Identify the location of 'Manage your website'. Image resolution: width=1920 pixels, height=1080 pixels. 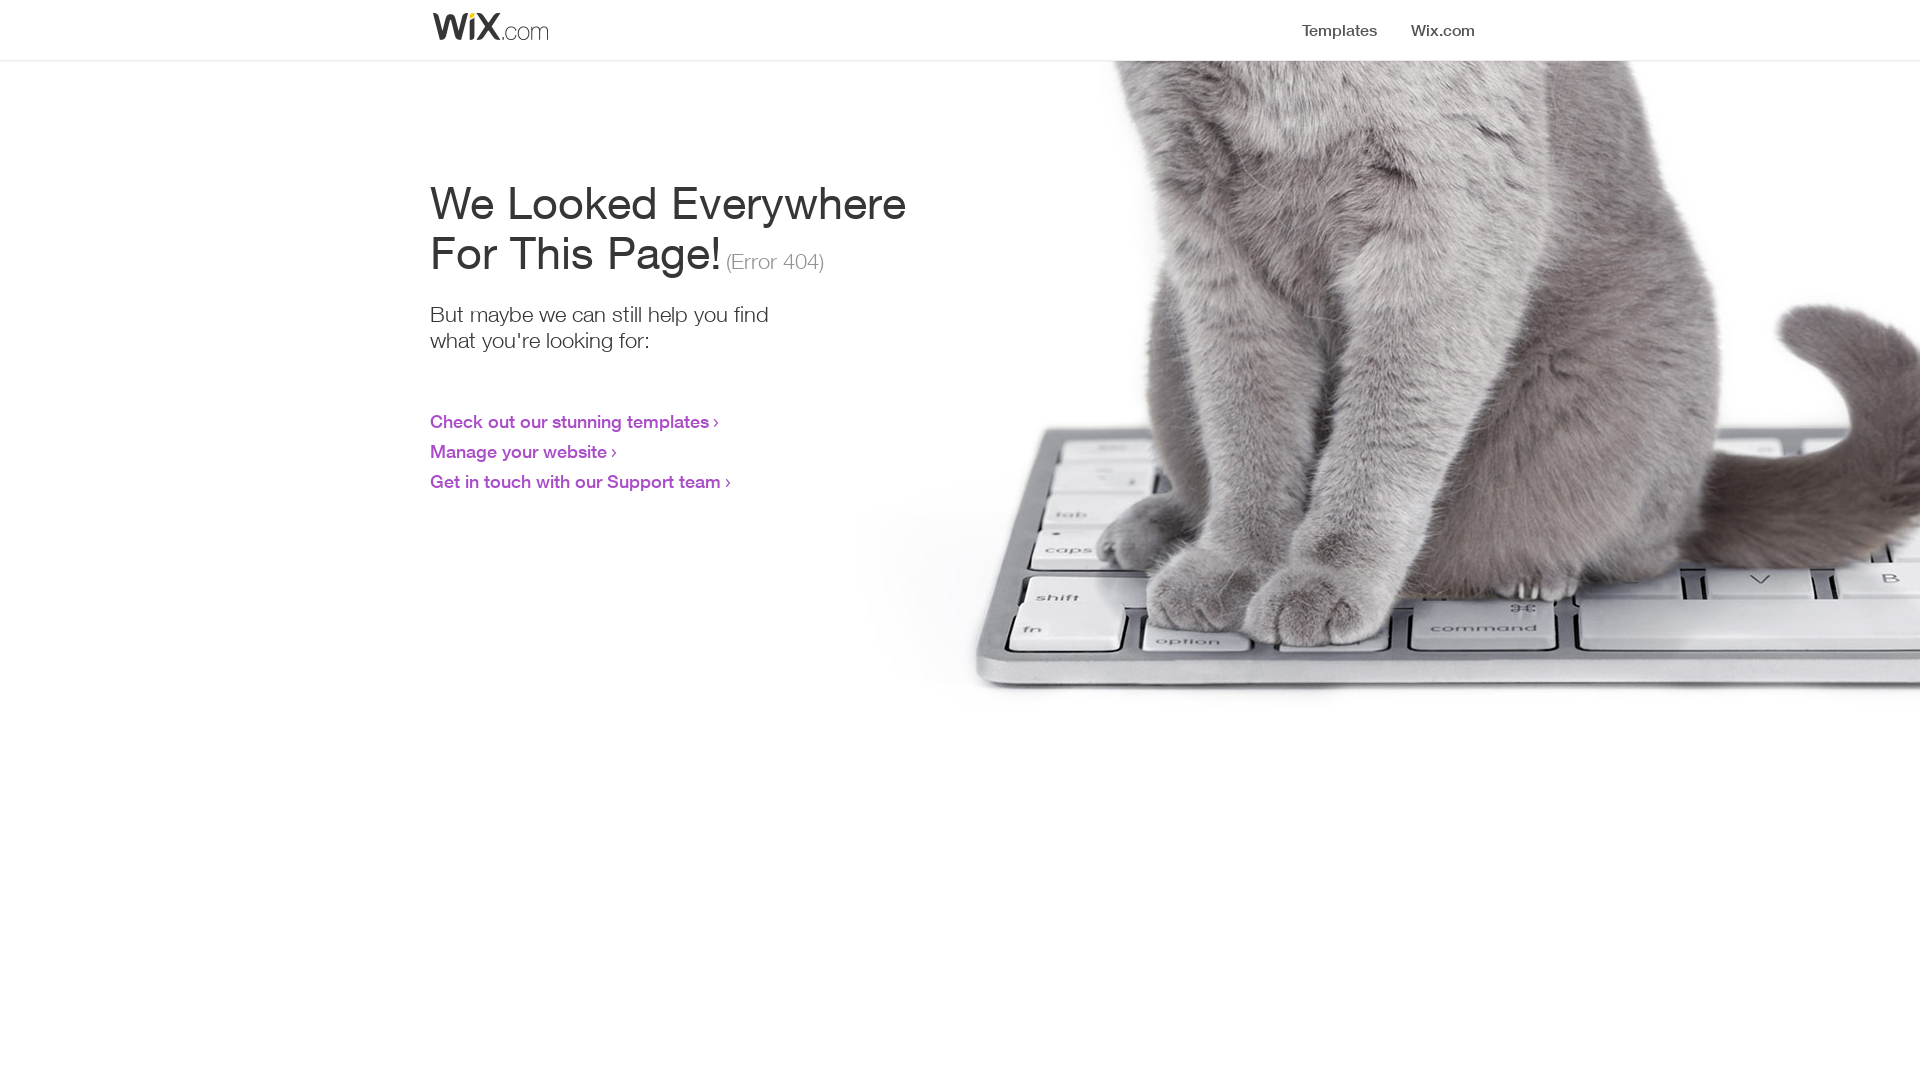
(518, 451).